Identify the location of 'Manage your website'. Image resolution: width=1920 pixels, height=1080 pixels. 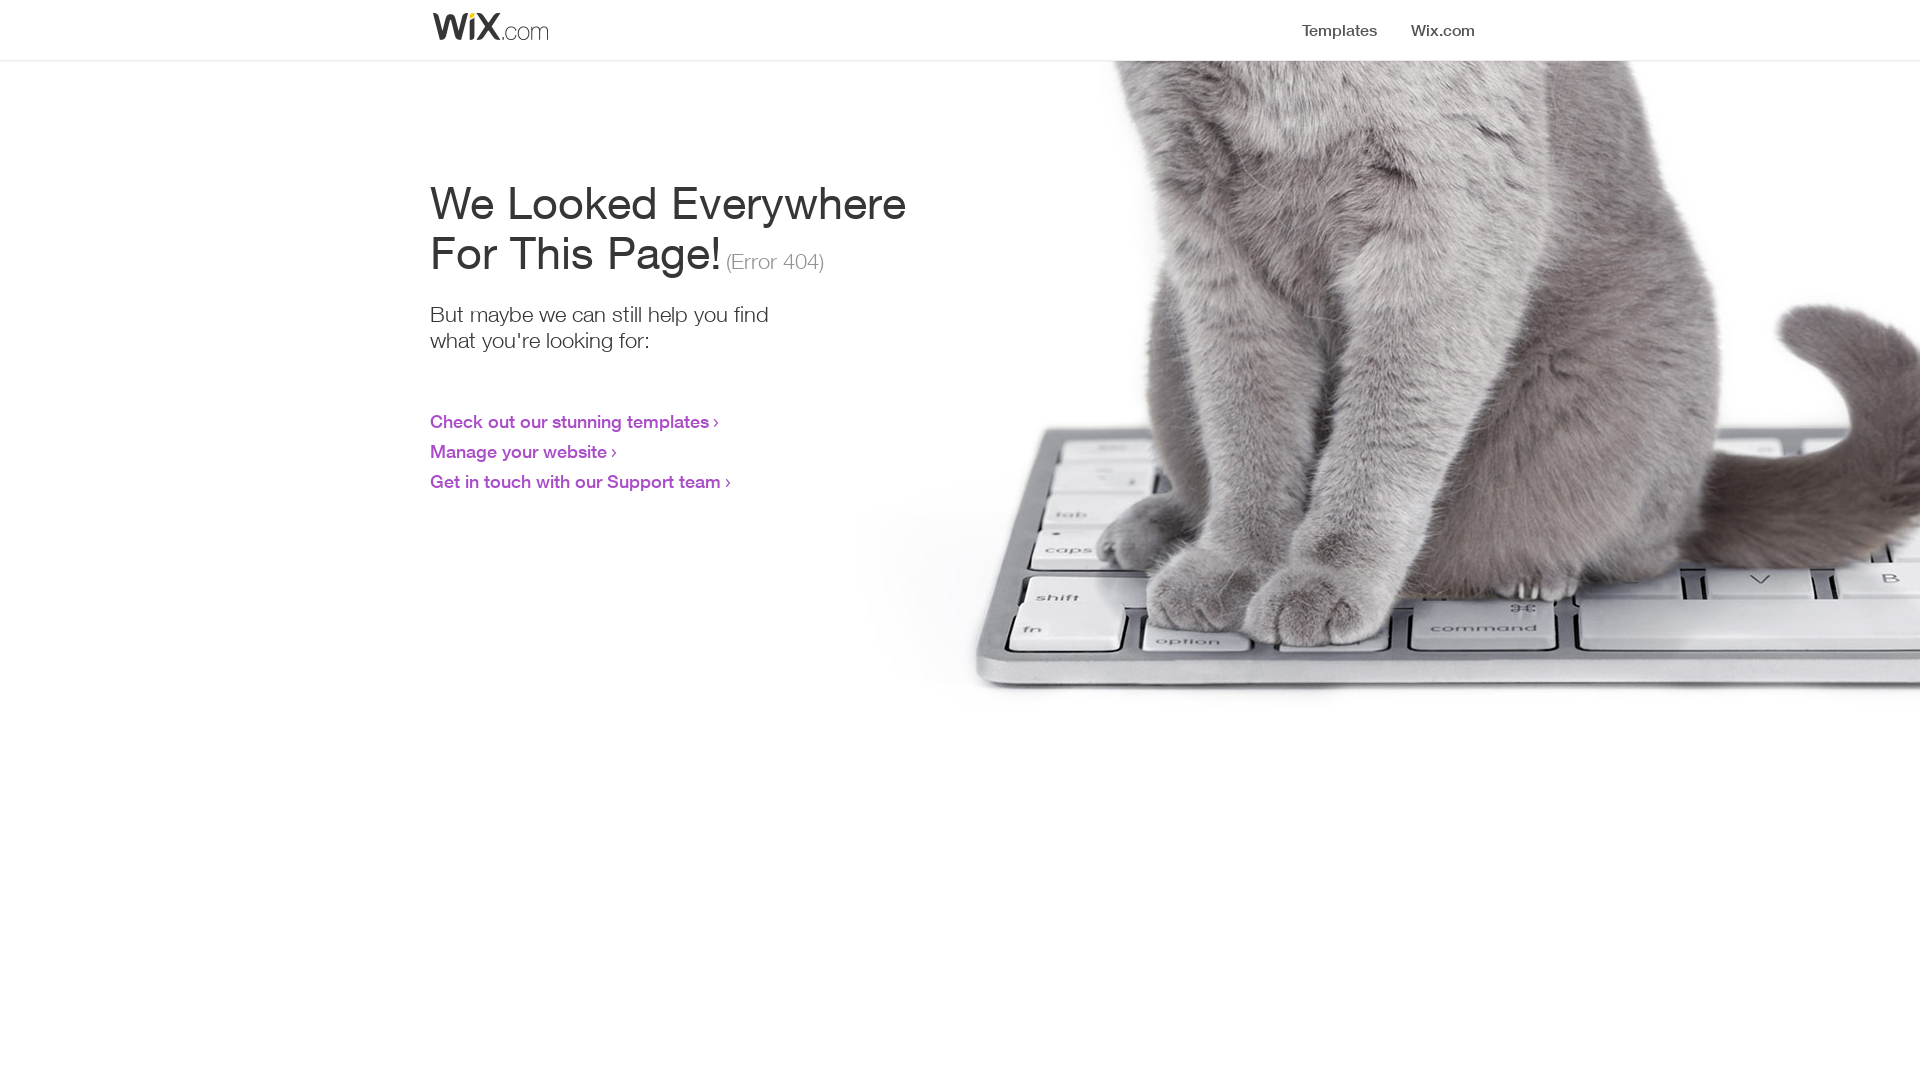
(518, 451).